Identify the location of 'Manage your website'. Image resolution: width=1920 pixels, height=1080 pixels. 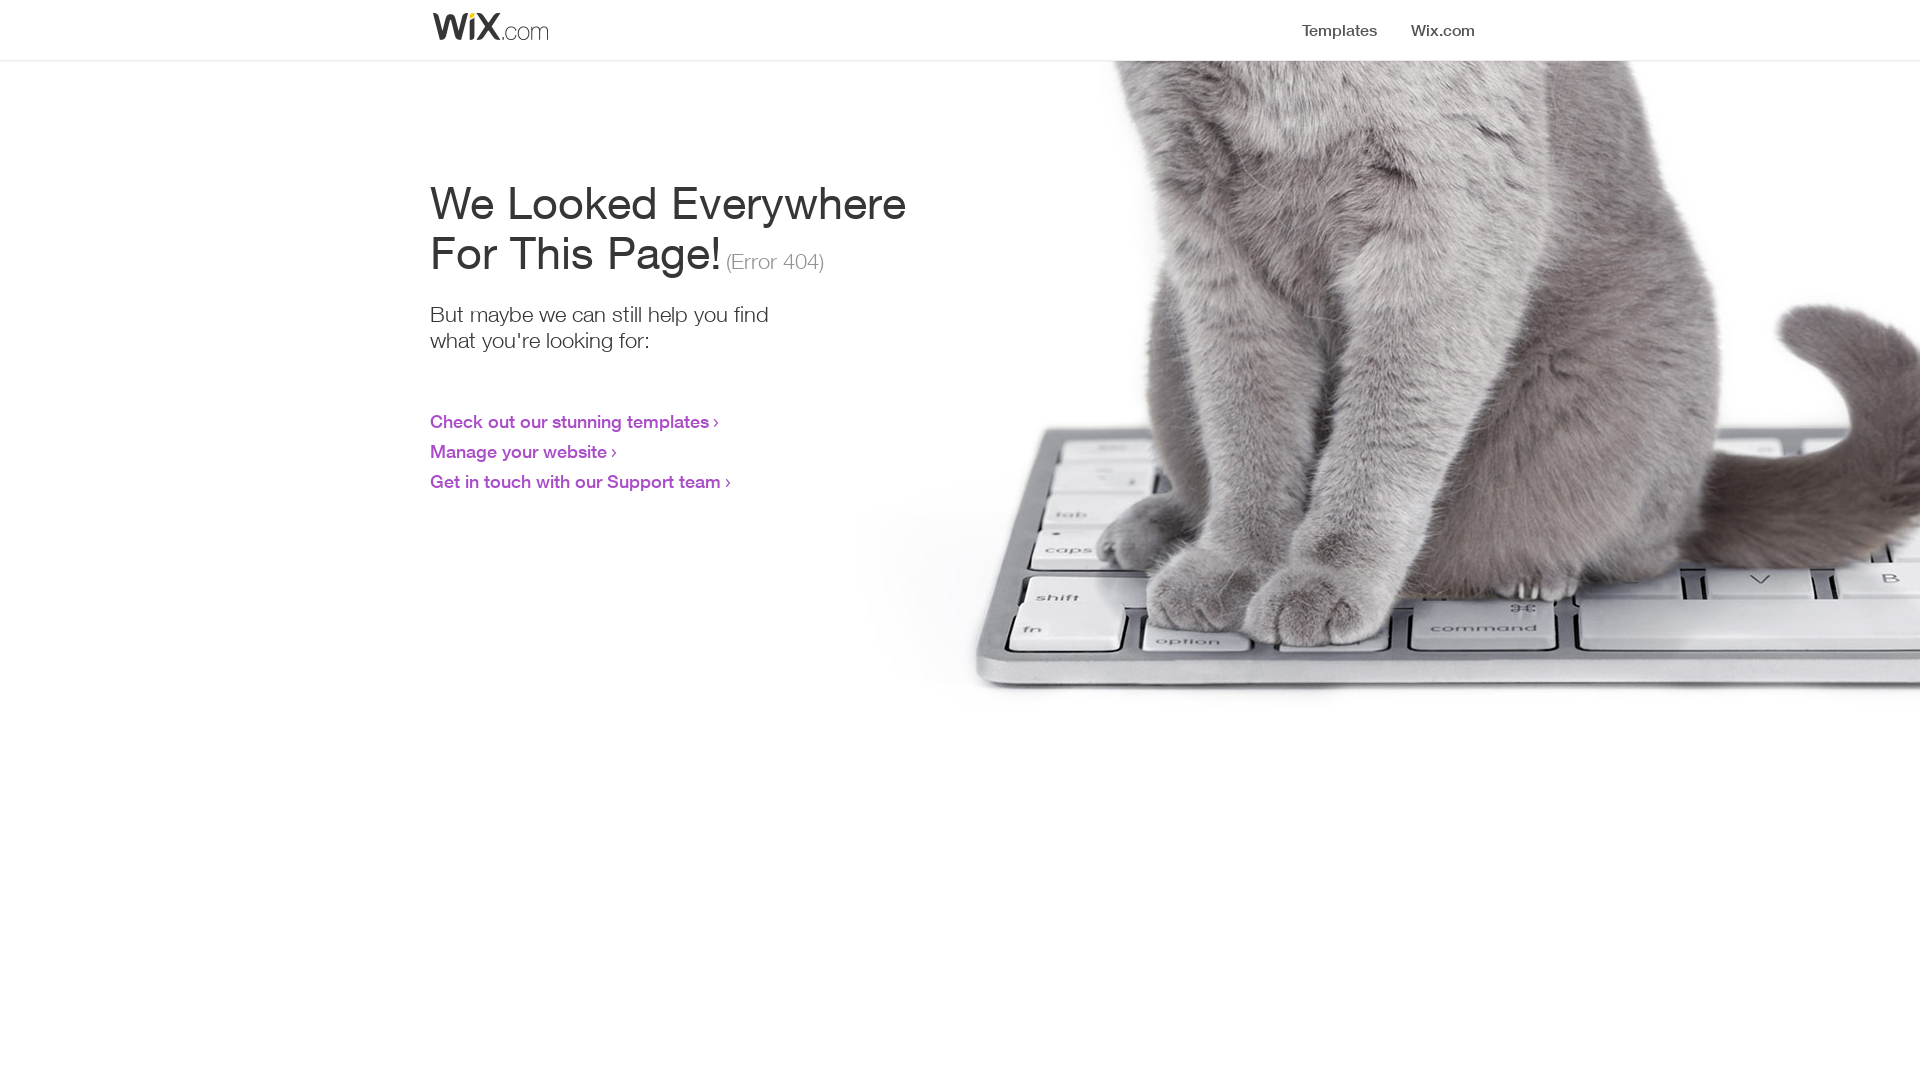
(518, 451).